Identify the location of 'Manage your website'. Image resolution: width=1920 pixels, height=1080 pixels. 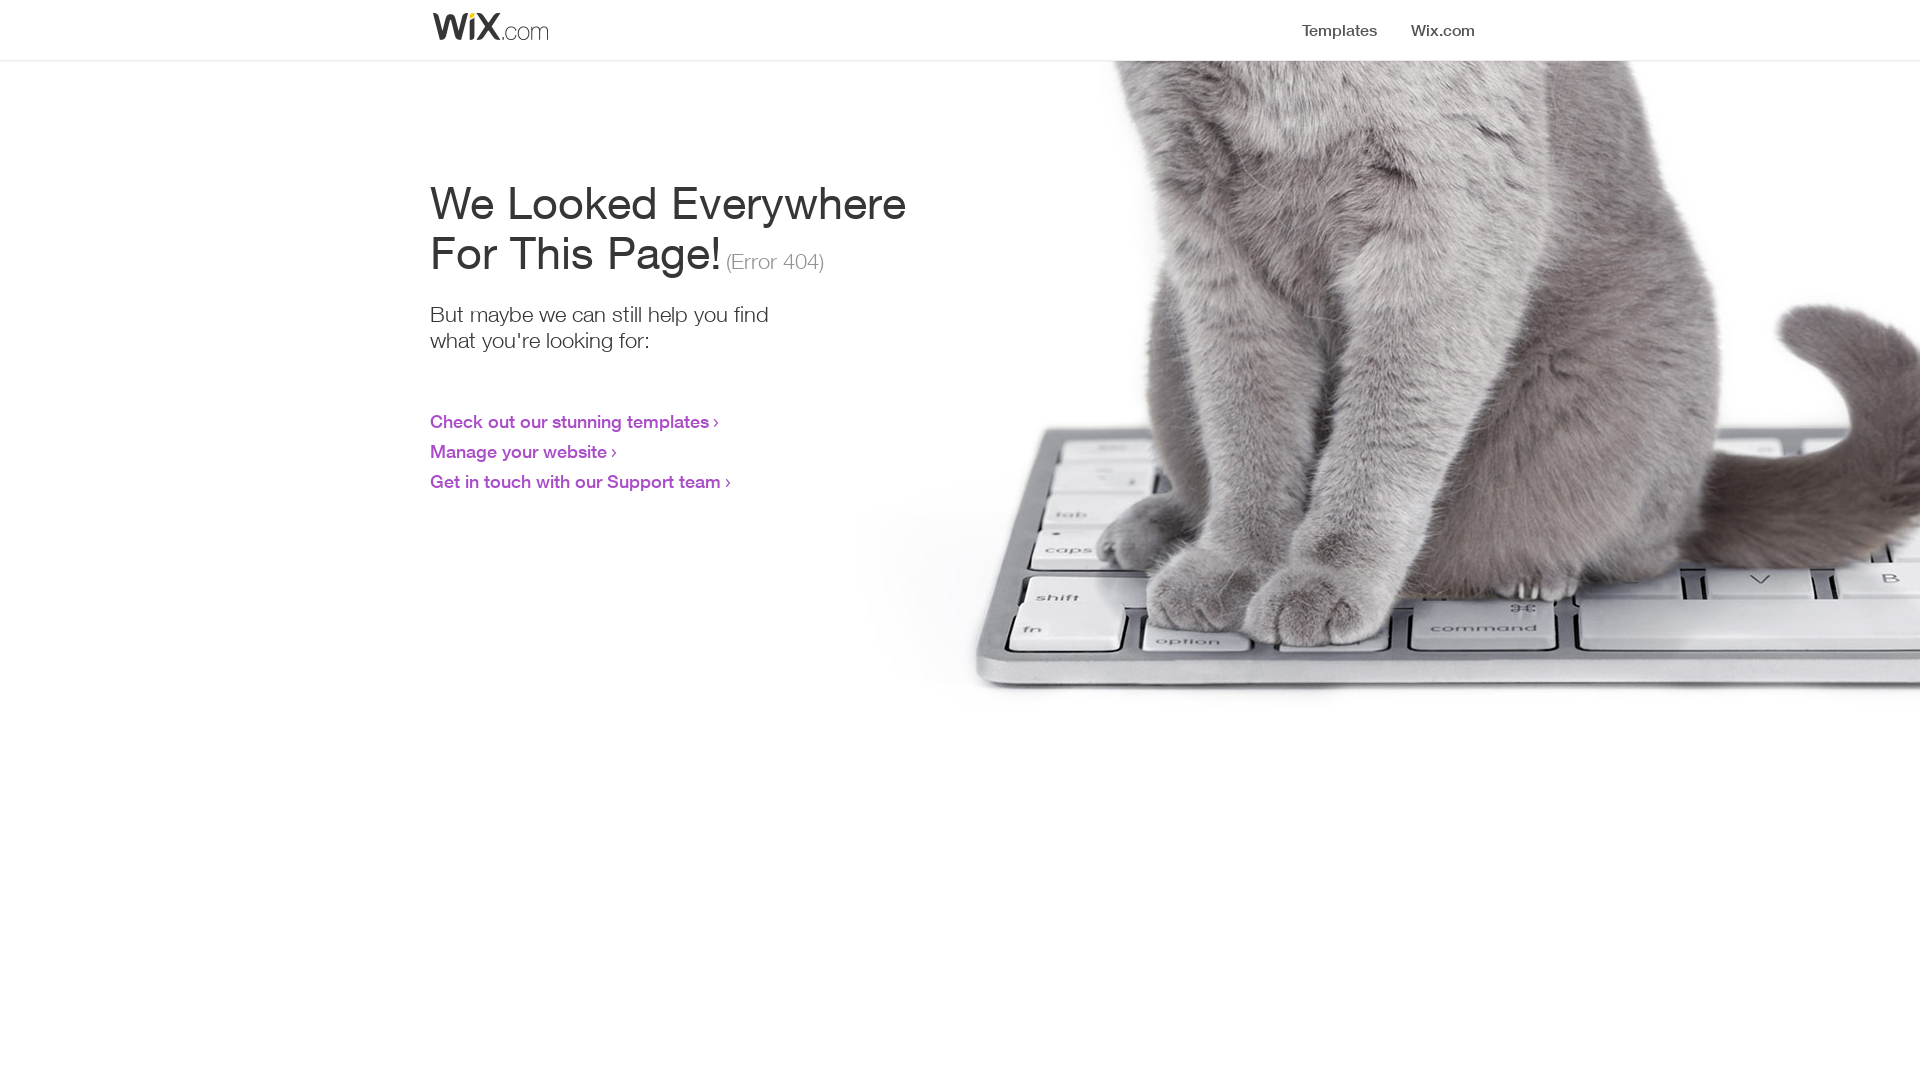
(518, 451).